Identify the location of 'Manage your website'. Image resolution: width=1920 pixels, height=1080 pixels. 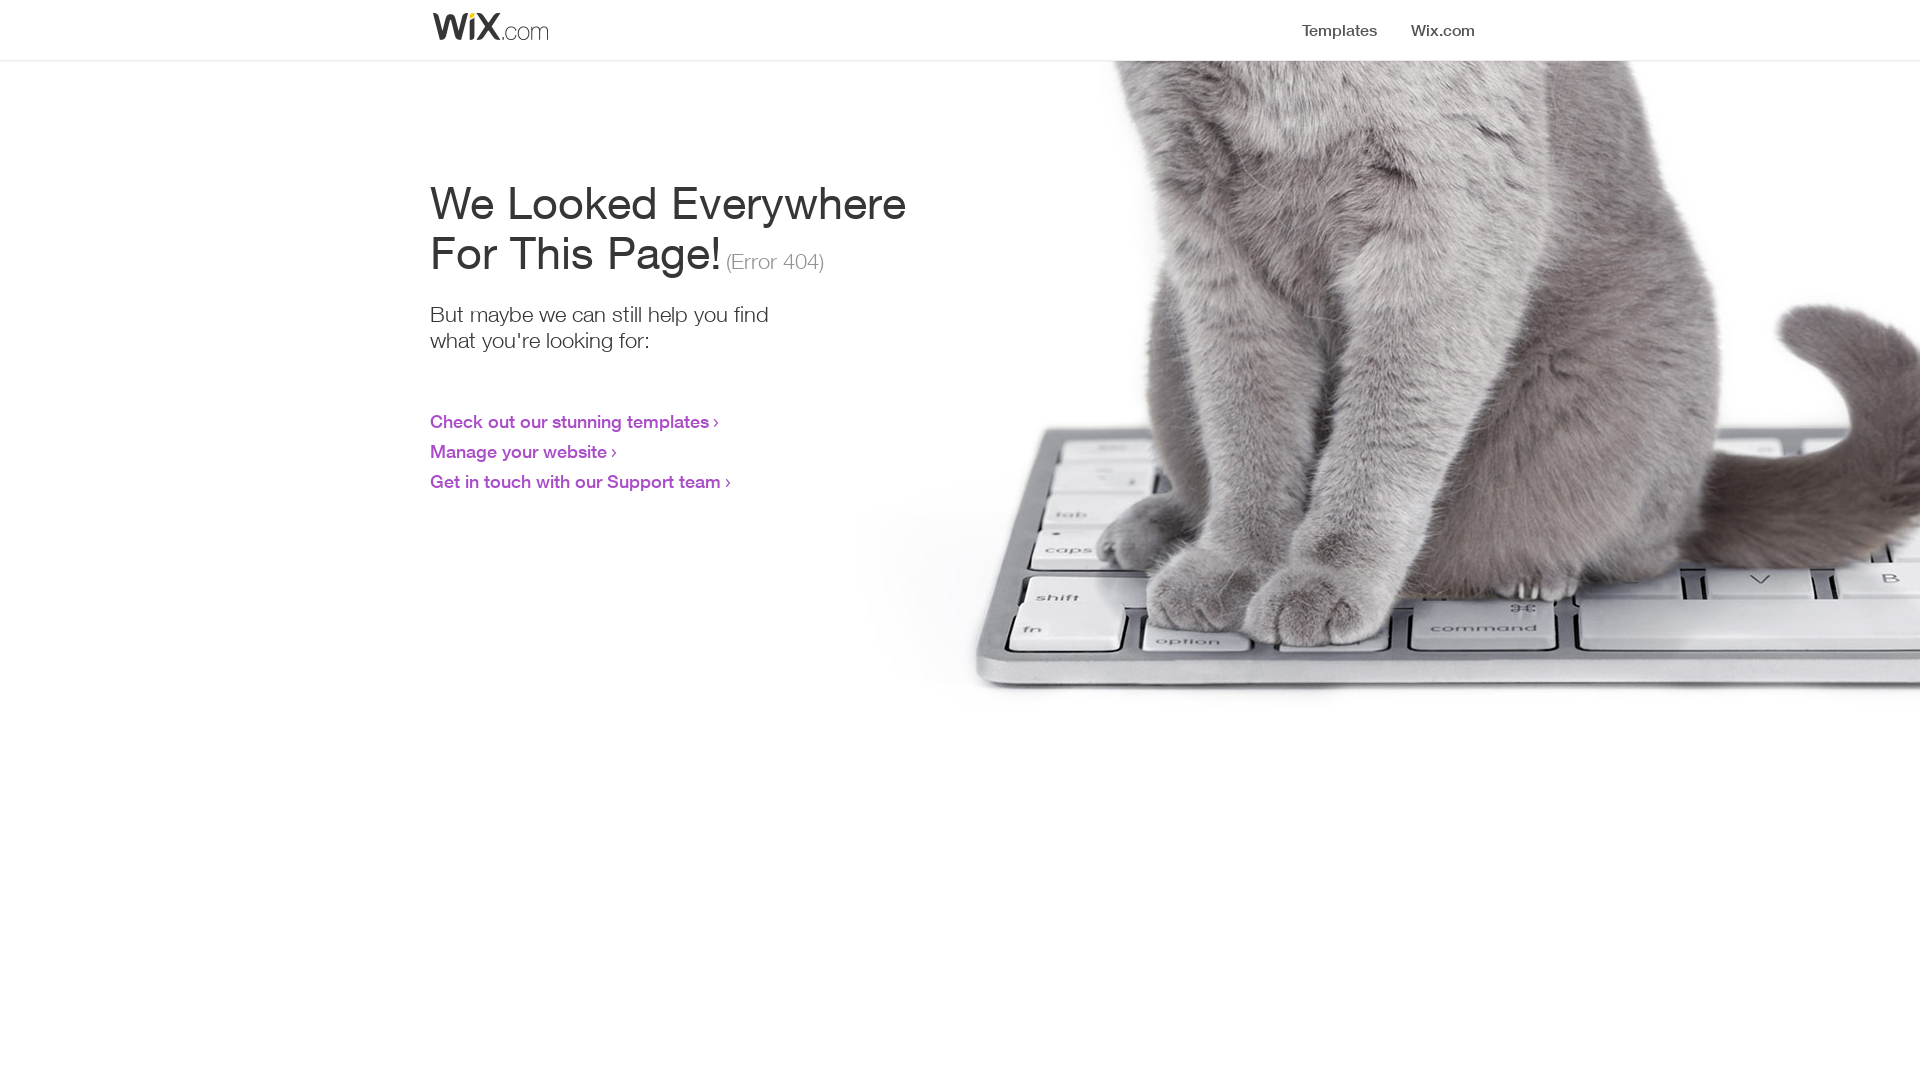
(518, 451).